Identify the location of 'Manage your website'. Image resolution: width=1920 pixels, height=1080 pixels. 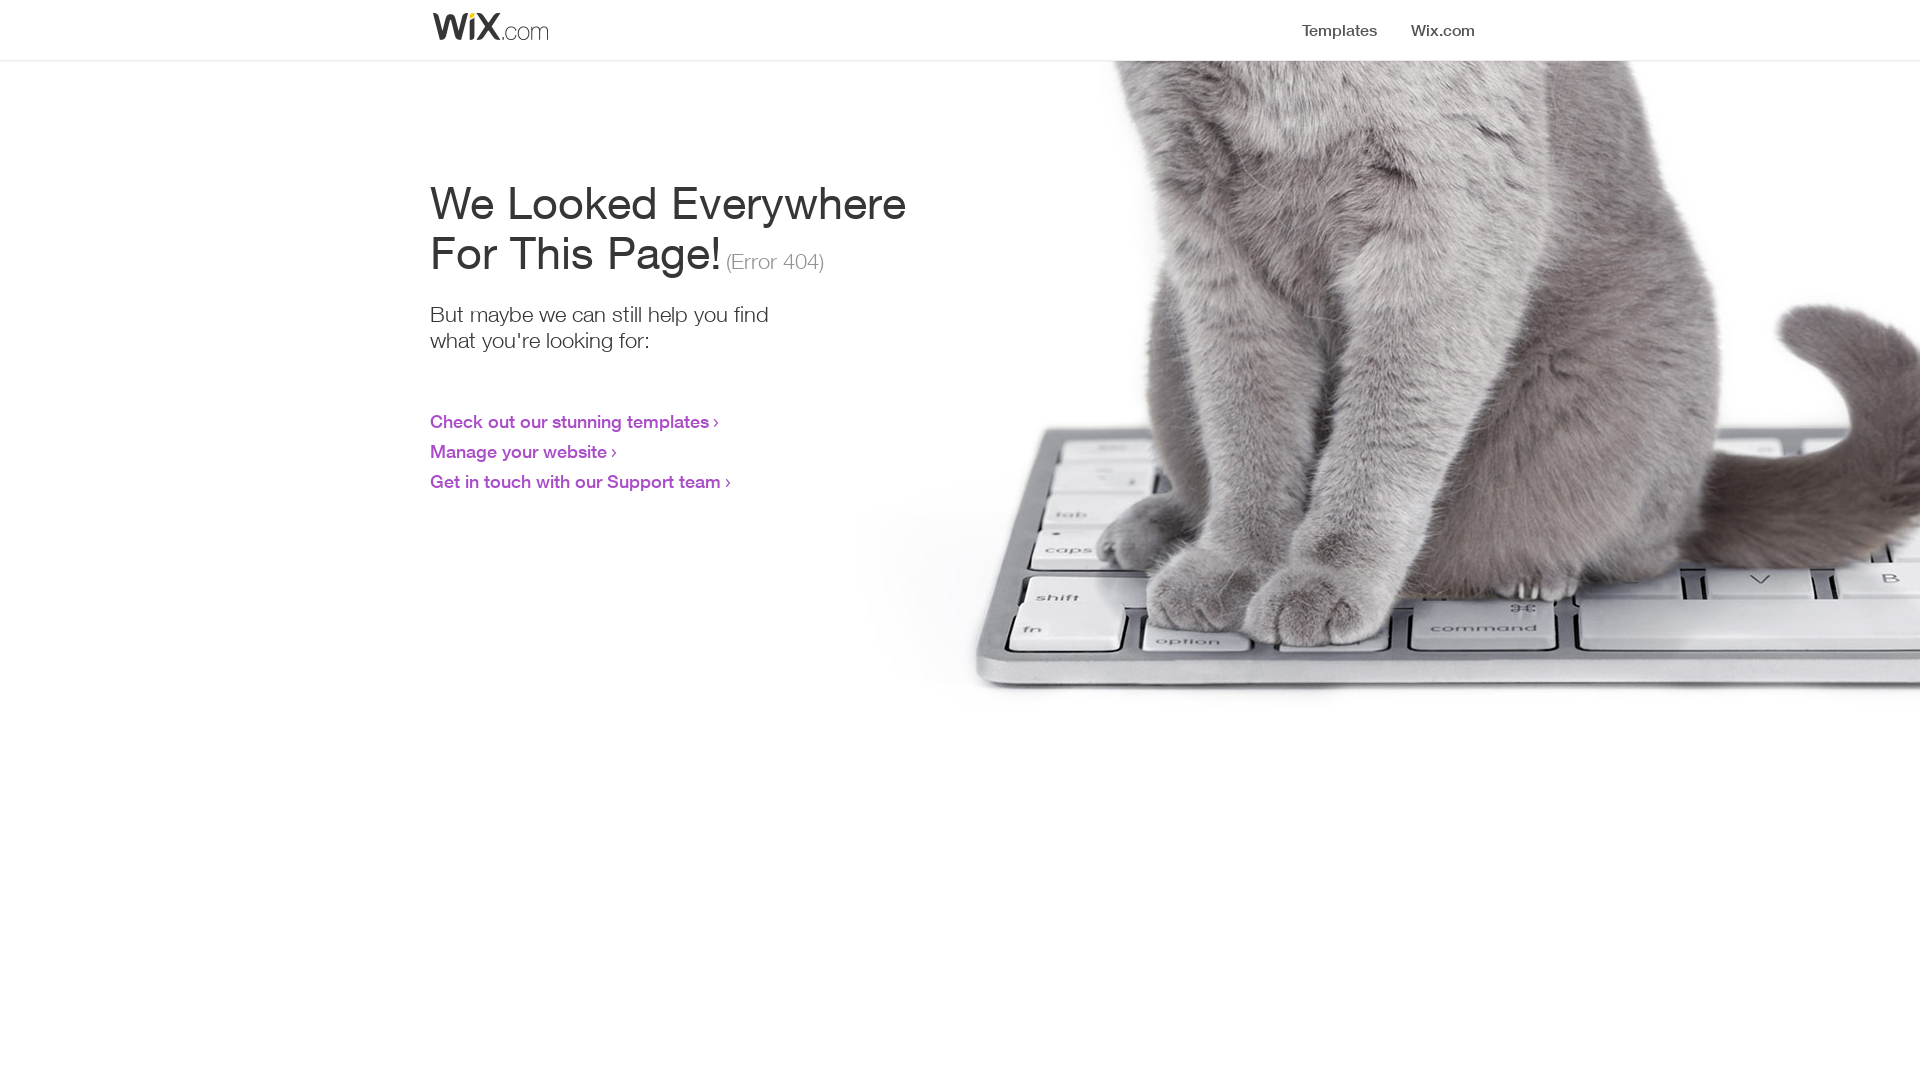
(518, 451).